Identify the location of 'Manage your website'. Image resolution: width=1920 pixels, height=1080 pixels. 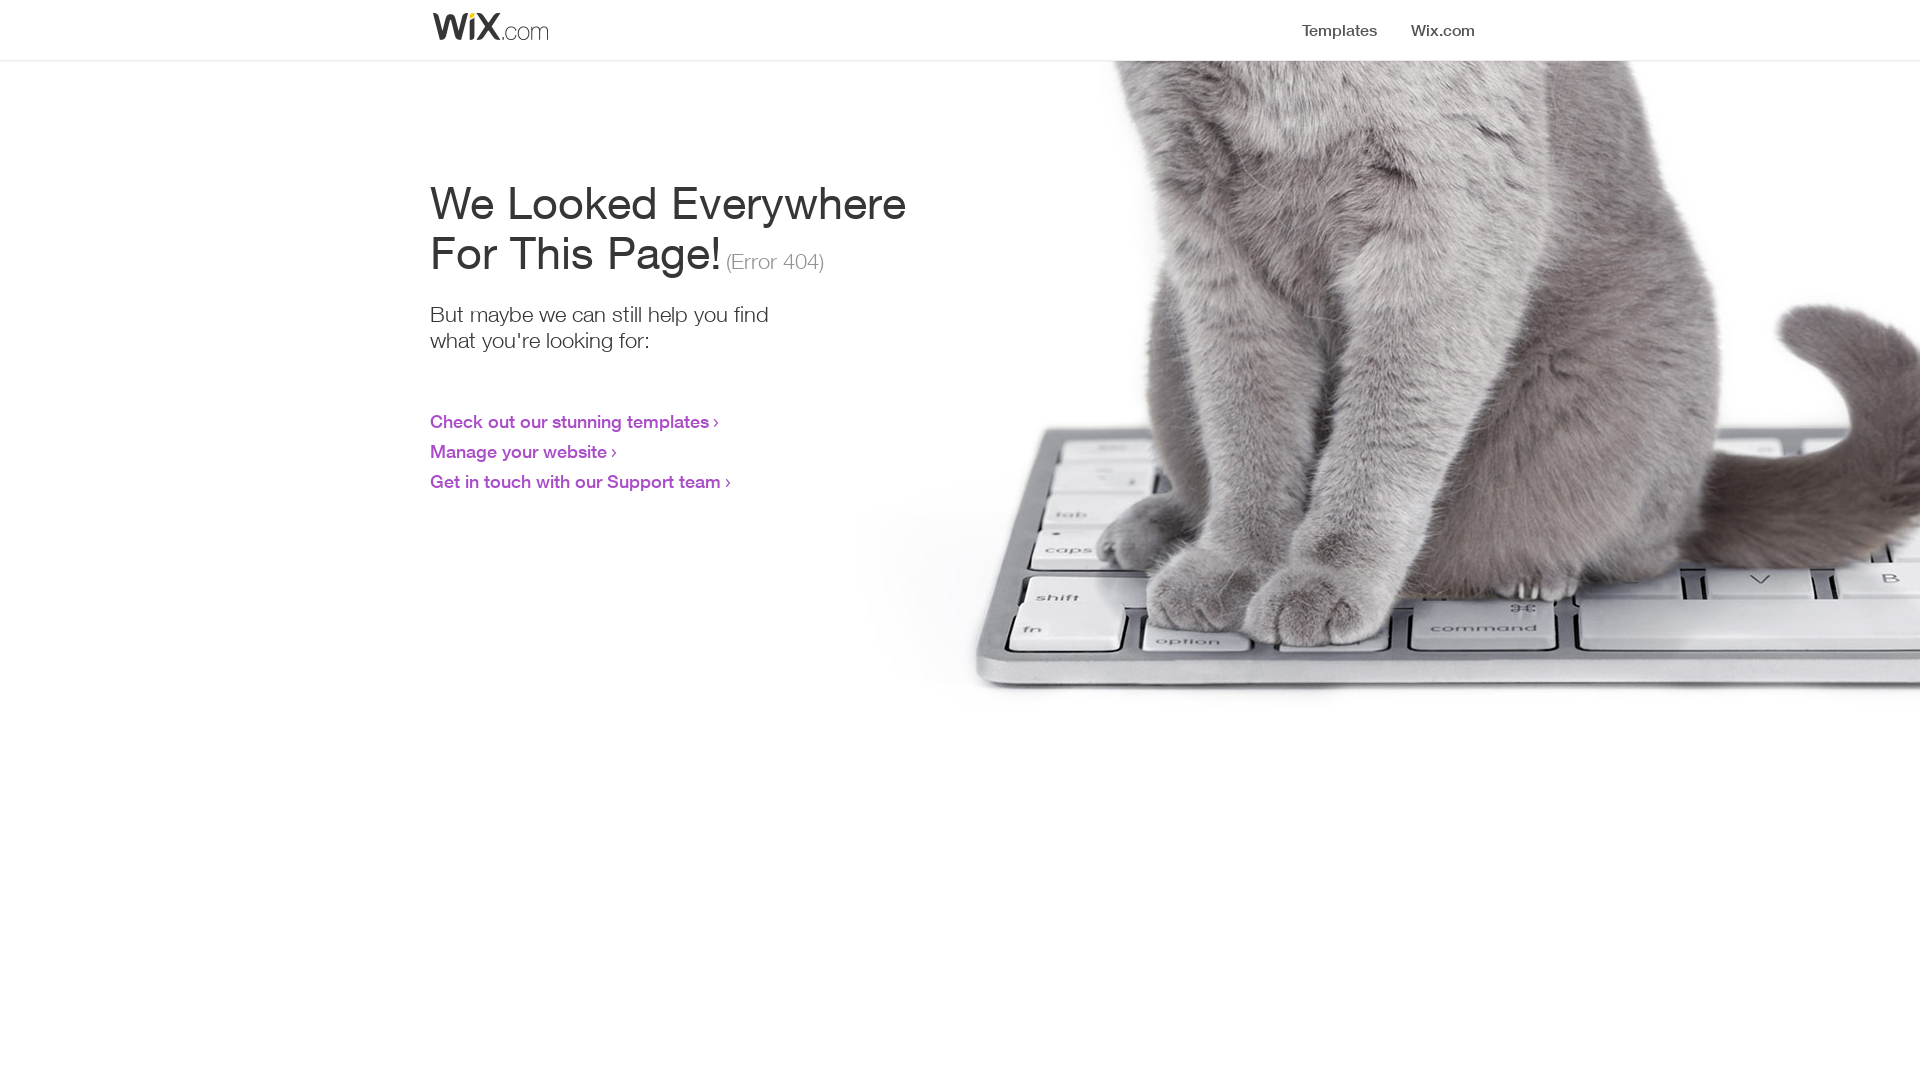
(518, 451).